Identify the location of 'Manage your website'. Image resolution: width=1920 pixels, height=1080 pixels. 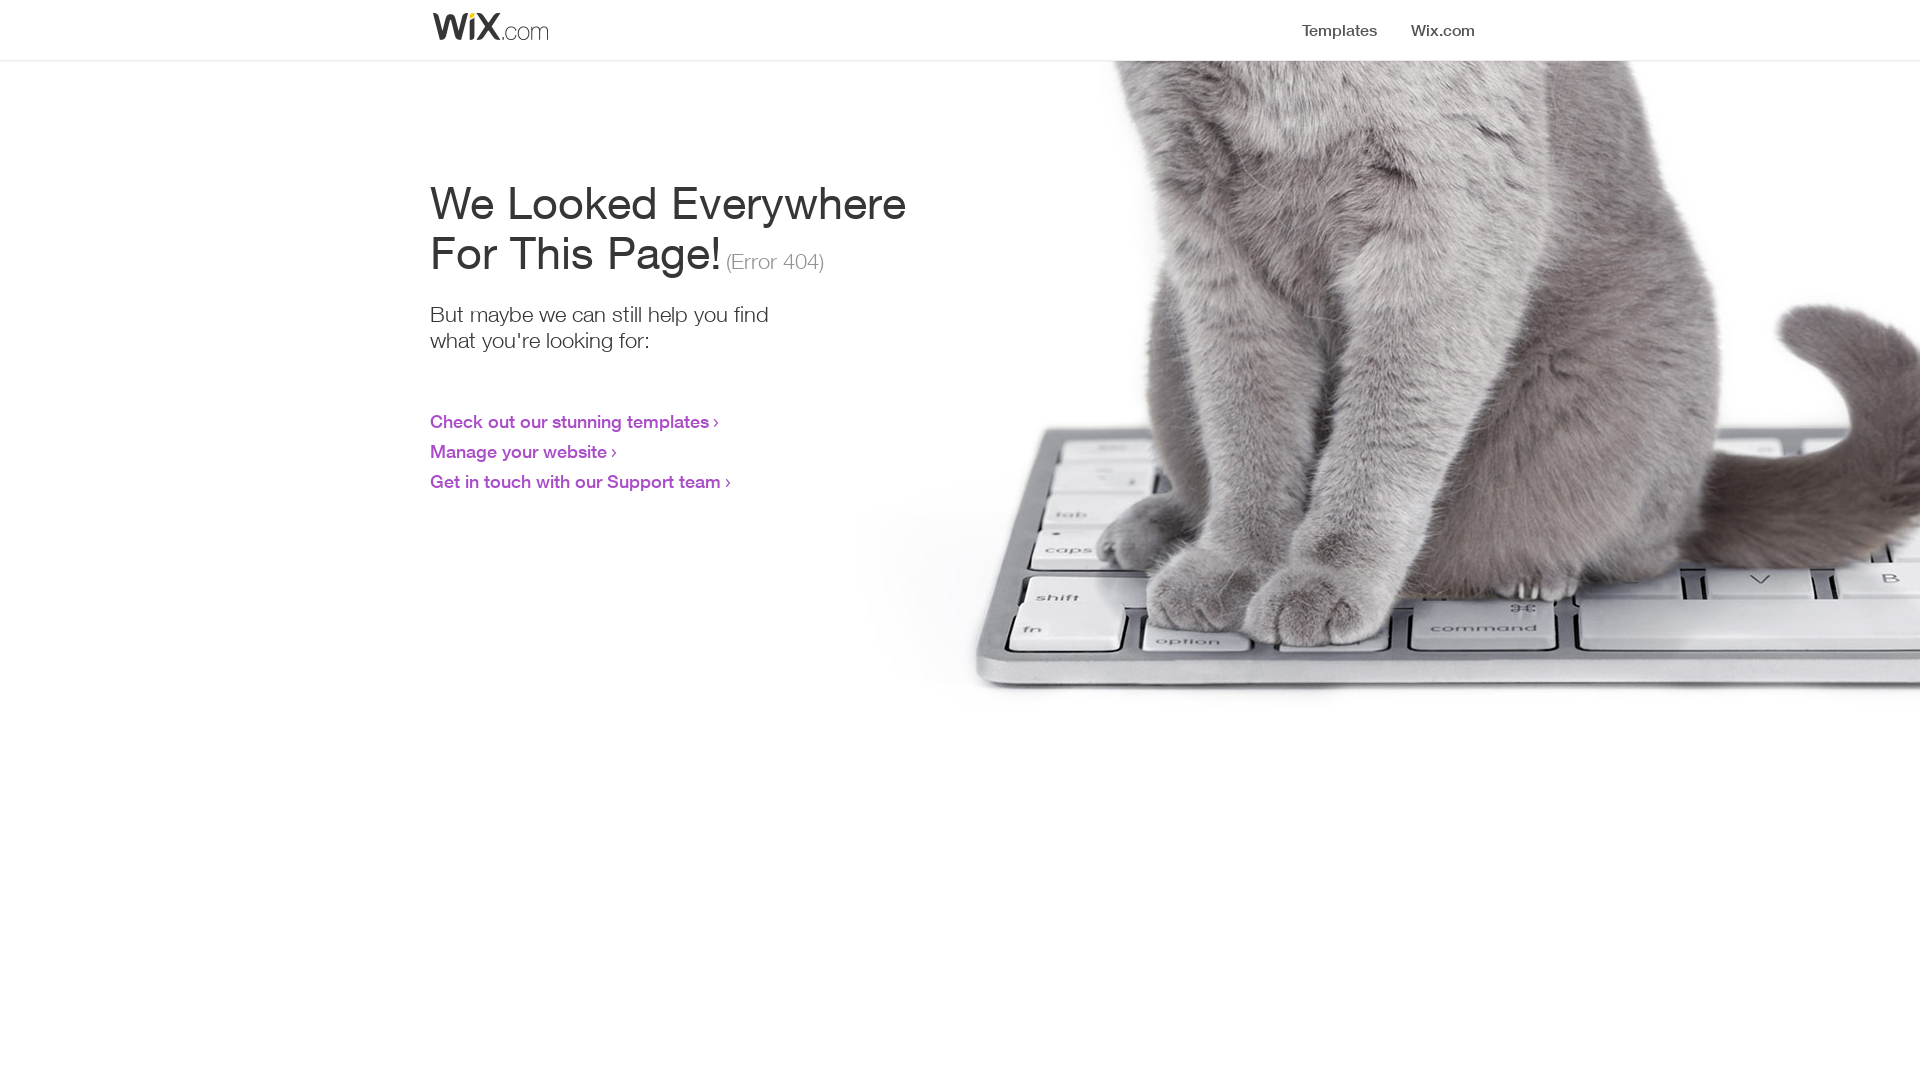
(518, 451).